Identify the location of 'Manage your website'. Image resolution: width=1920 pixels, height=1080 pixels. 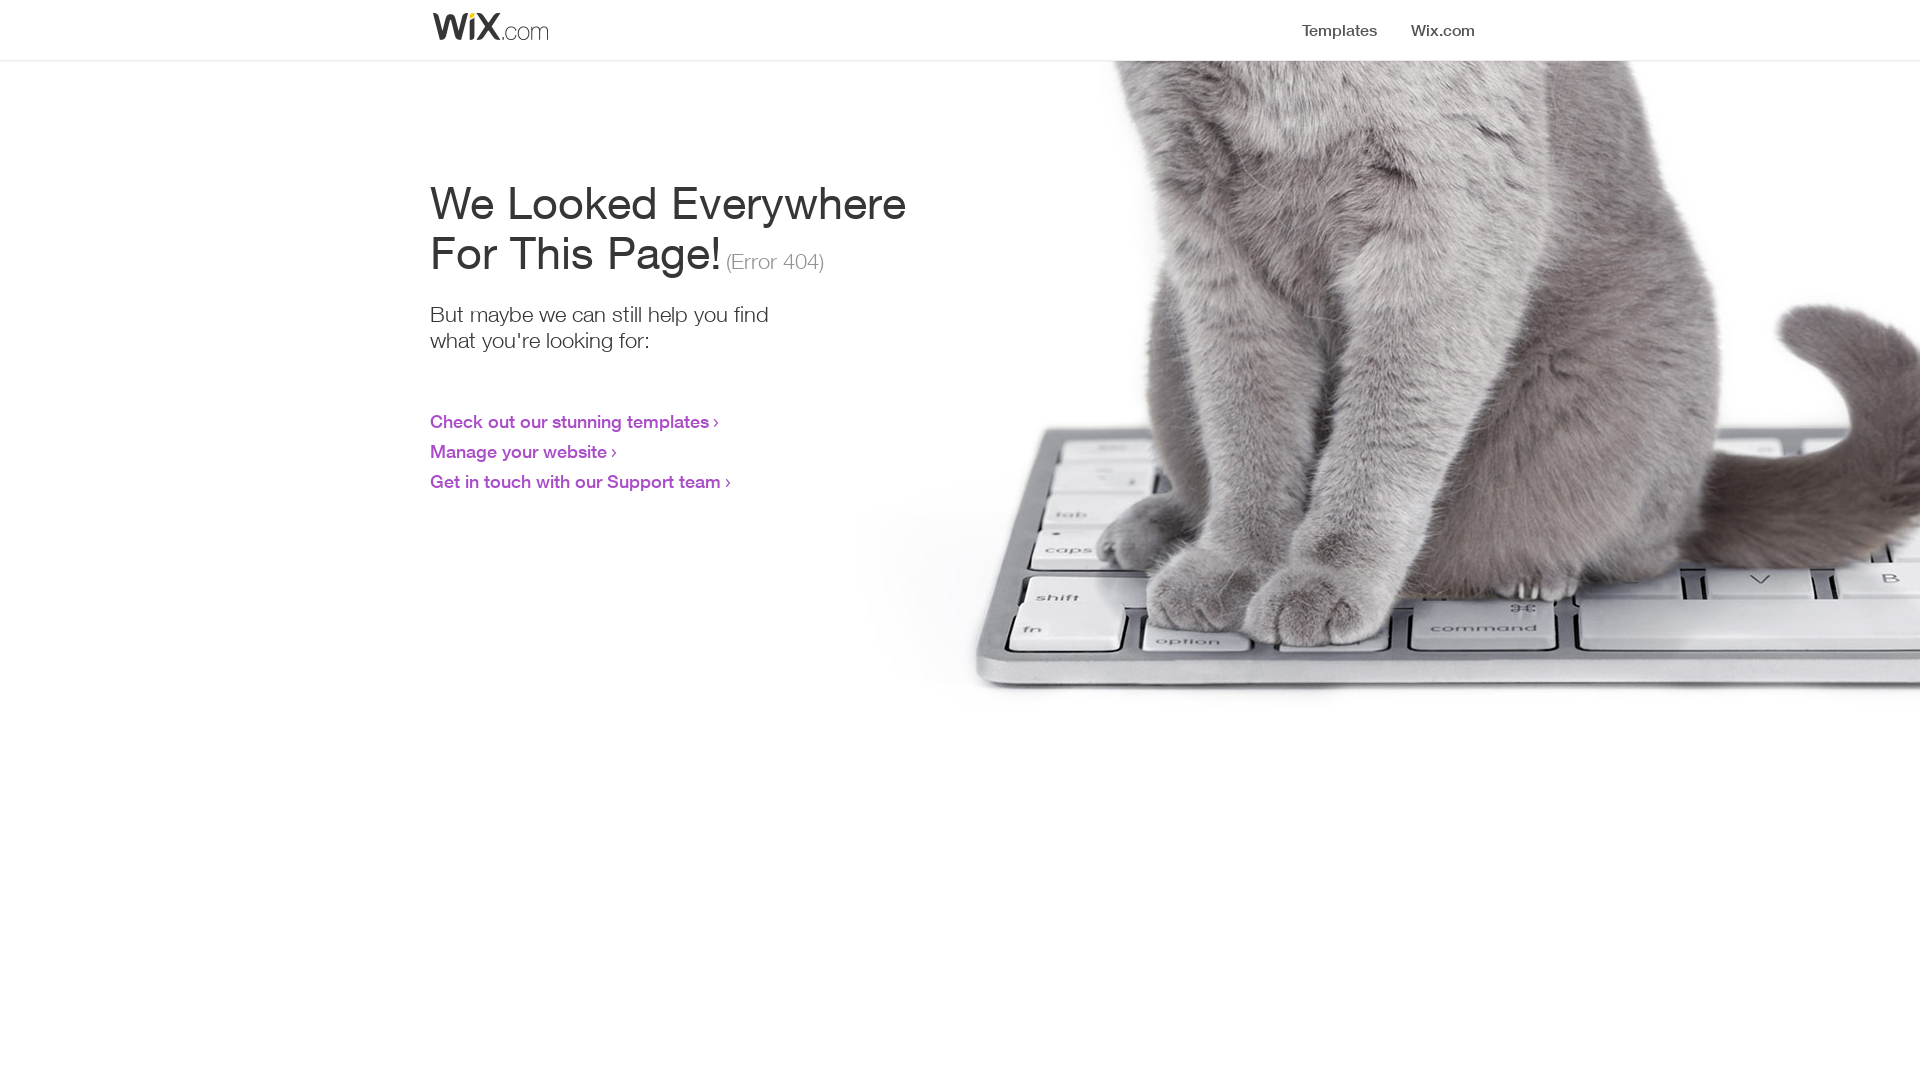
(518, 451).